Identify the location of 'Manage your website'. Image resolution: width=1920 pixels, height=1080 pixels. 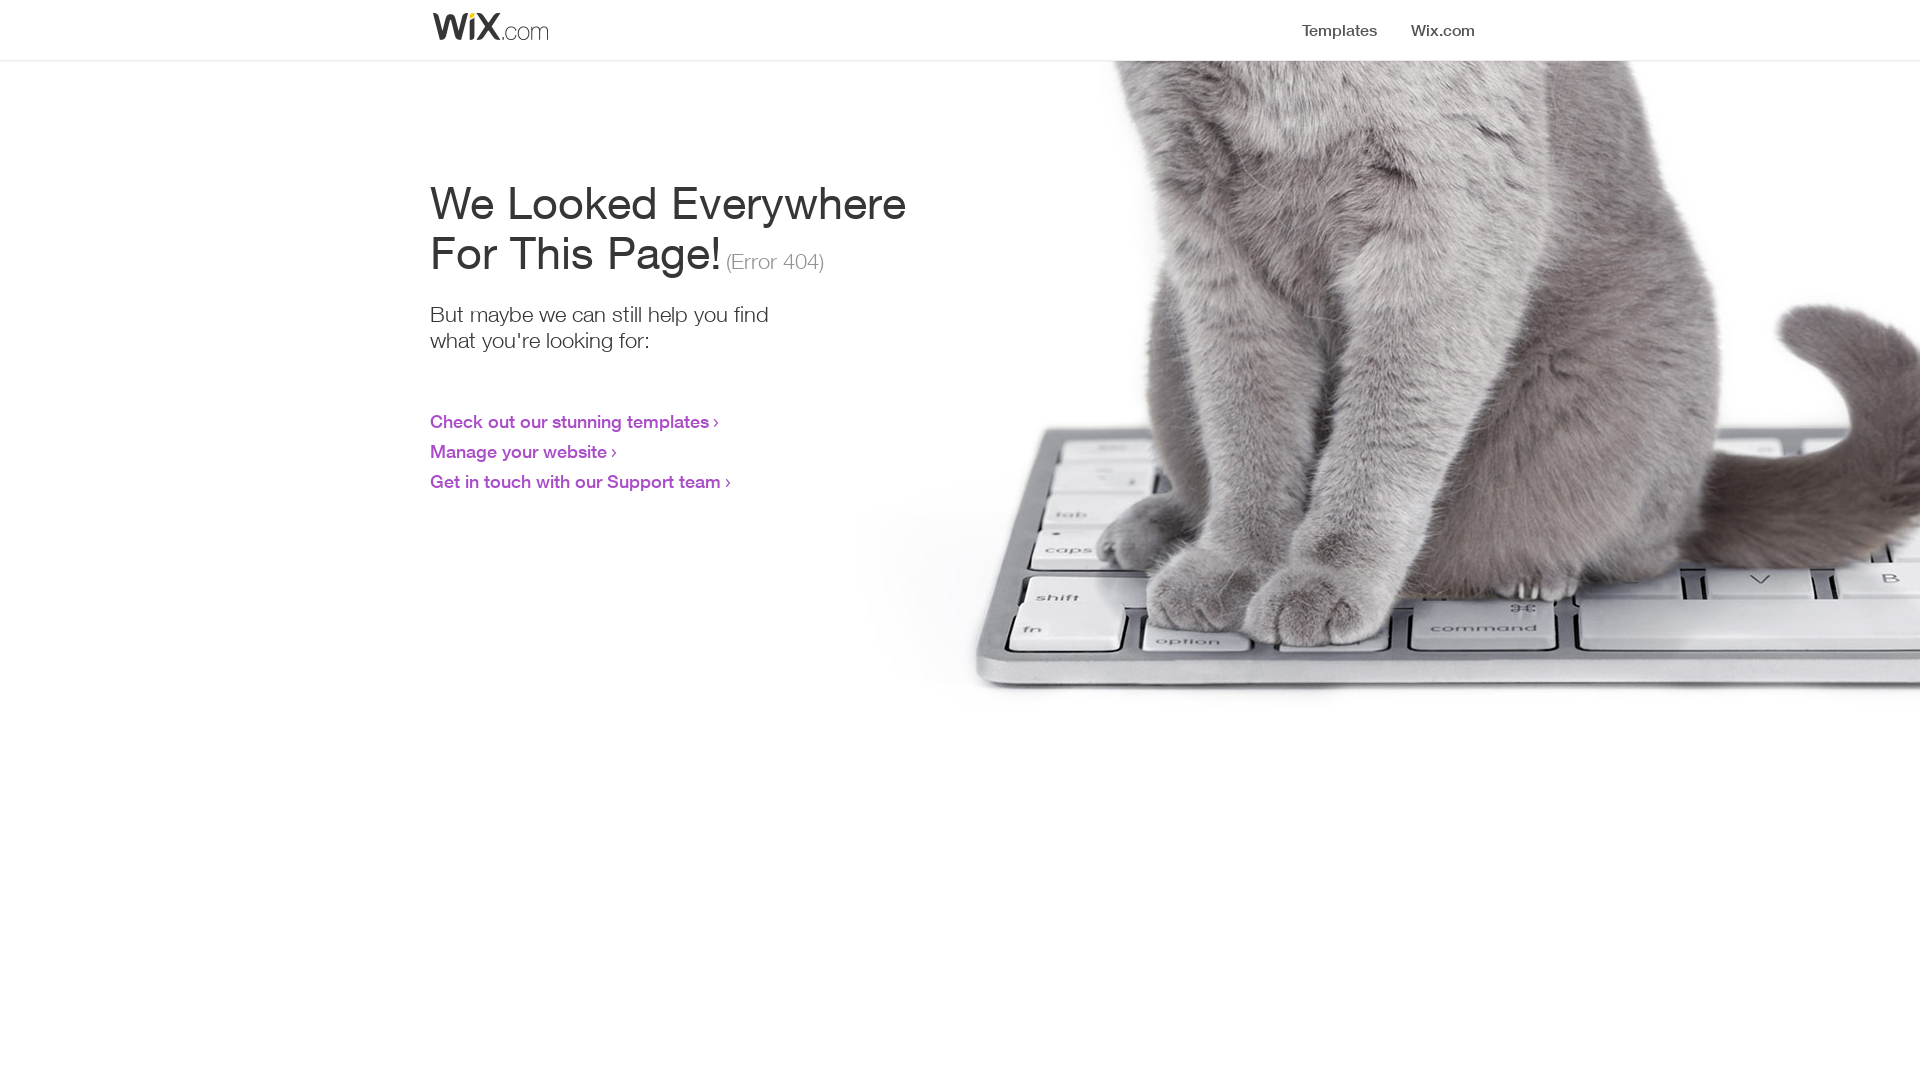
(518, 451).